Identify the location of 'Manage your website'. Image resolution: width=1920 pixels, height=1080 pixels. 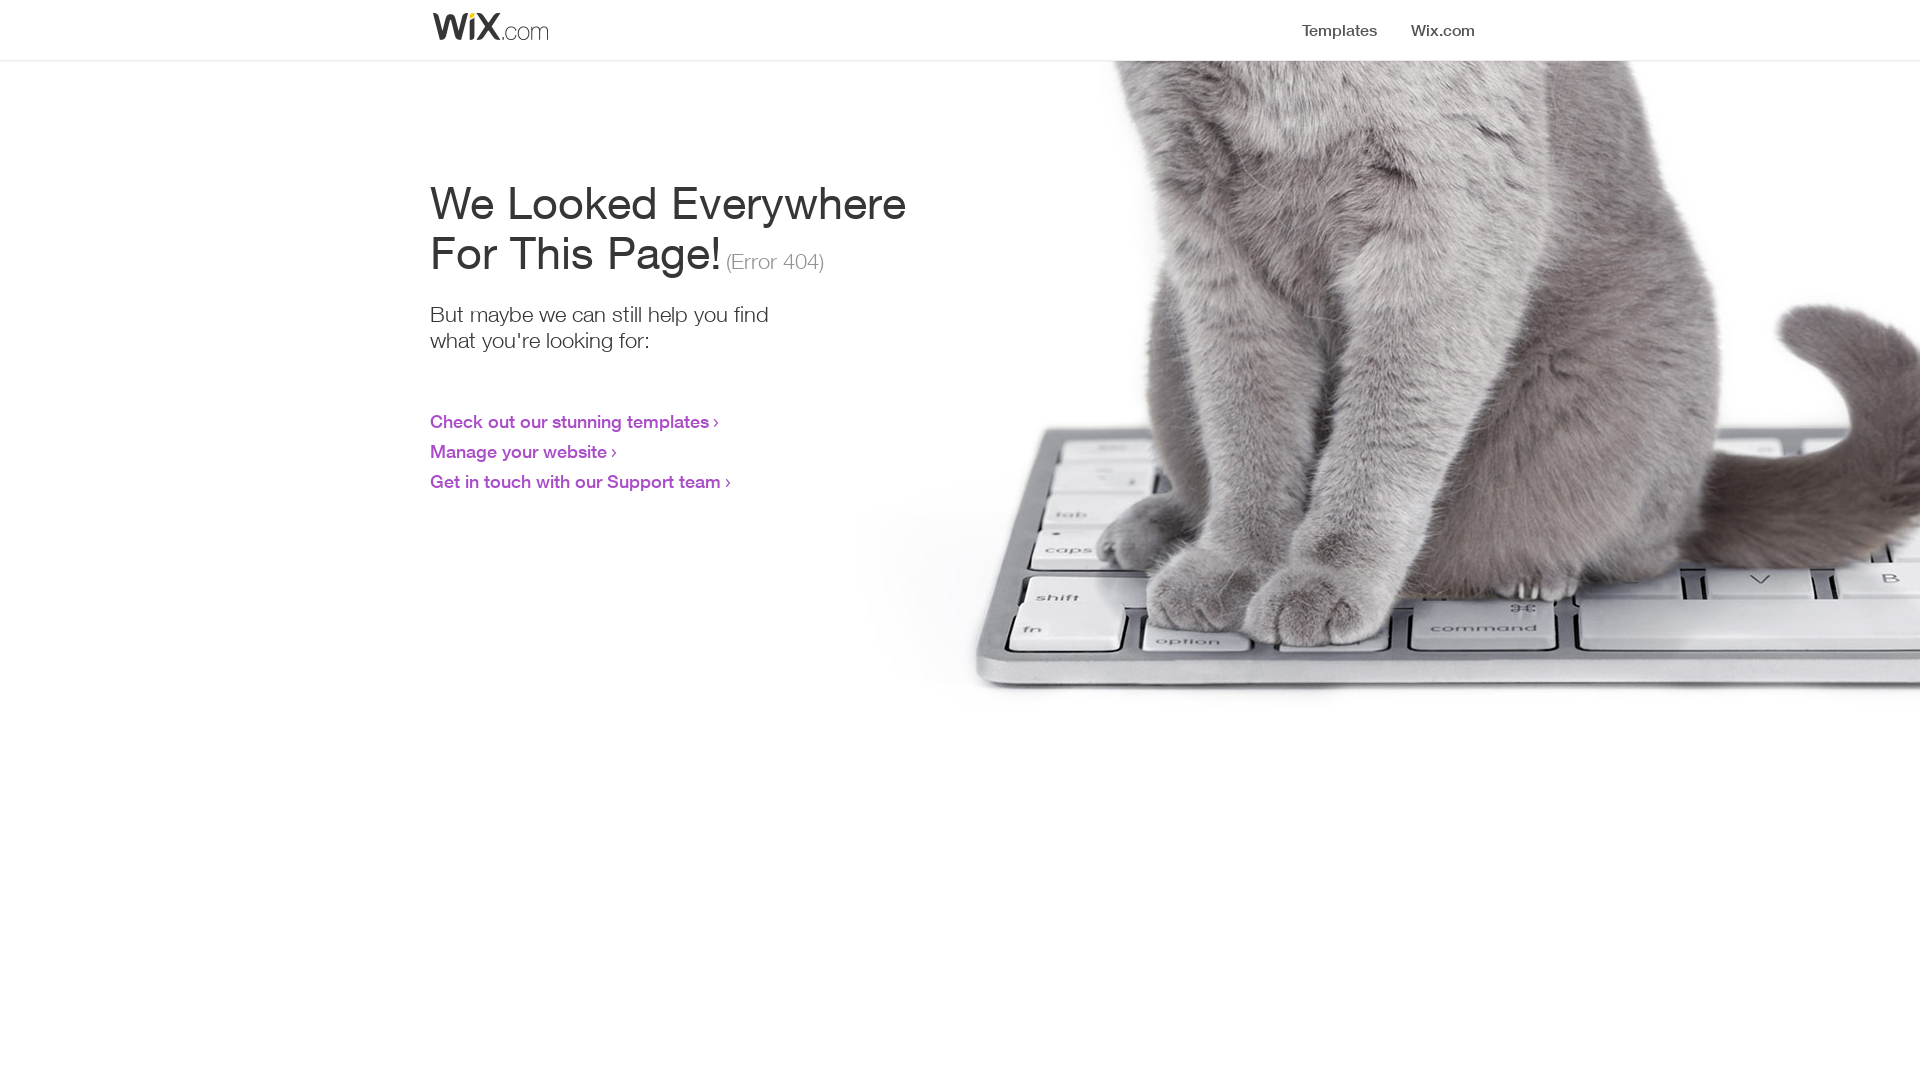
(518, 451).